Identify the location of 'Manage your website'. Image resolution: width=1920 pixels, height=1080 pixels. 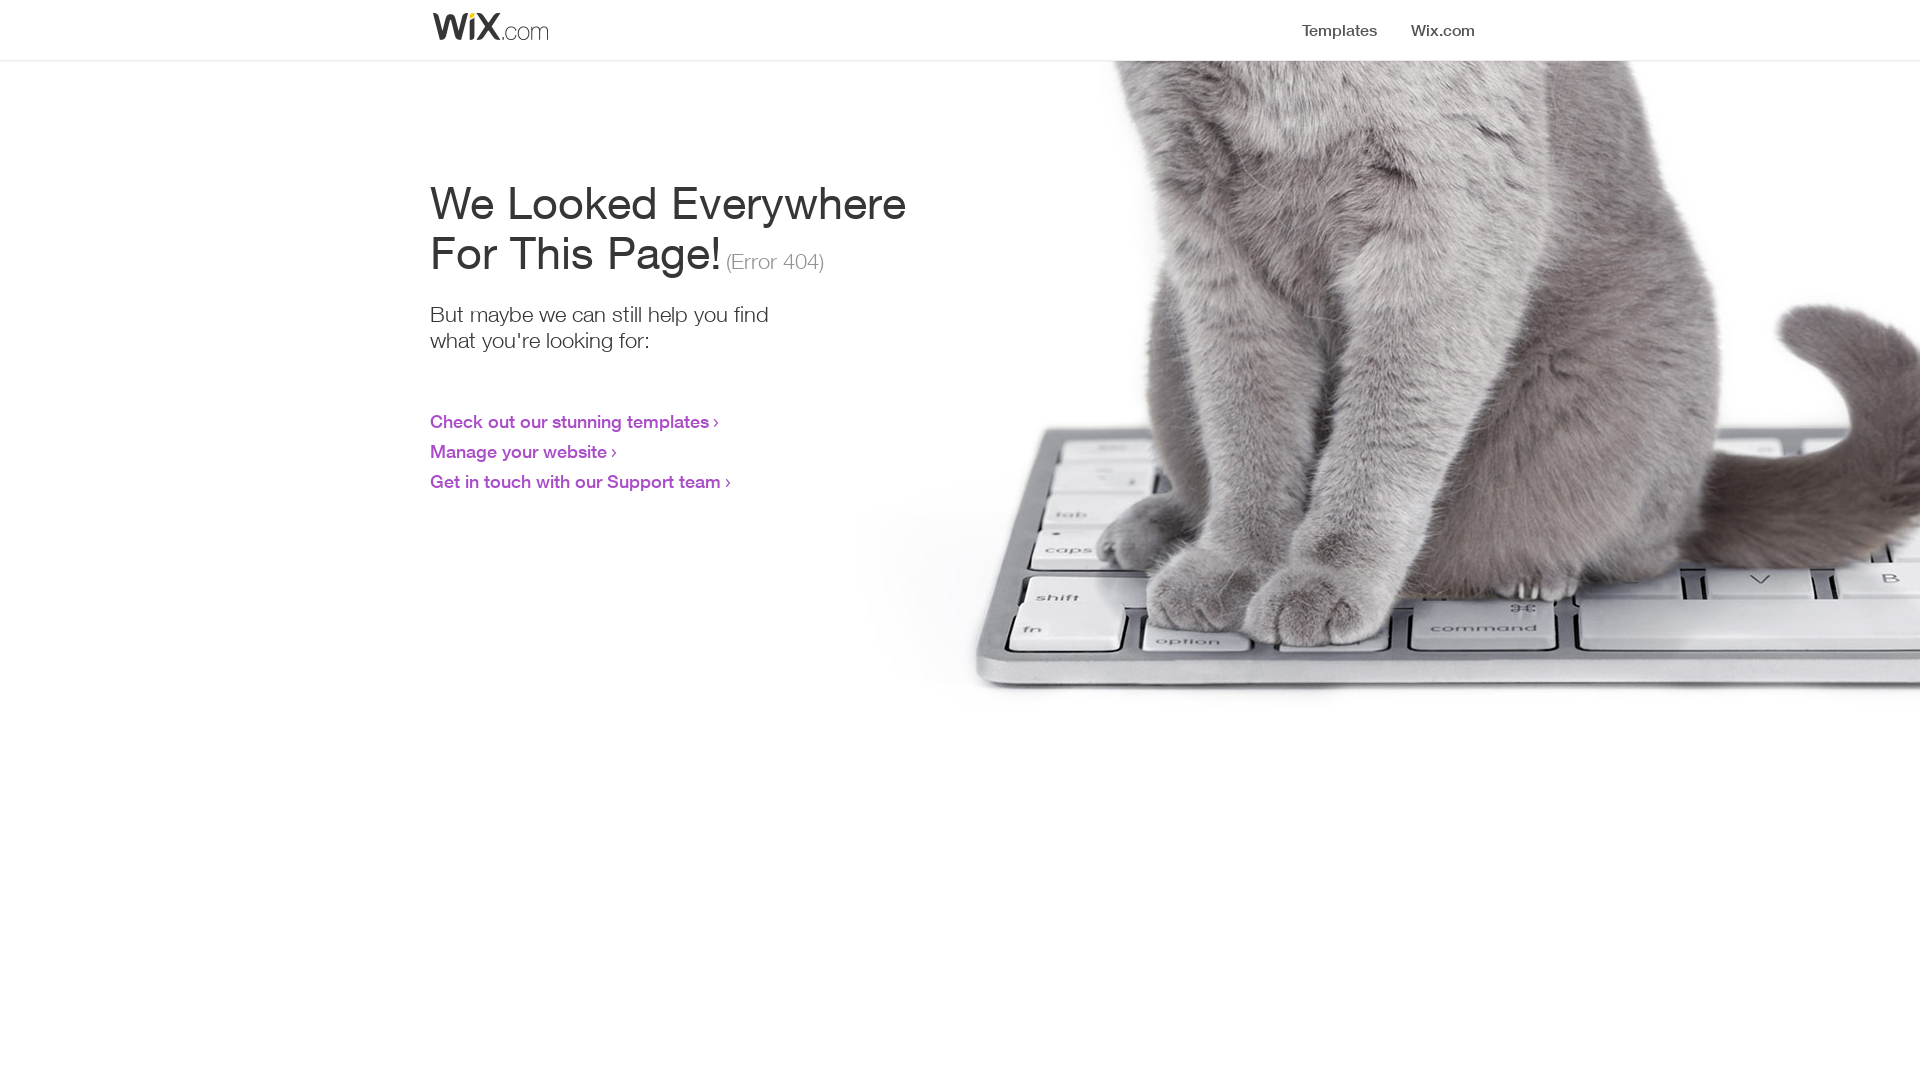
(518, 451).